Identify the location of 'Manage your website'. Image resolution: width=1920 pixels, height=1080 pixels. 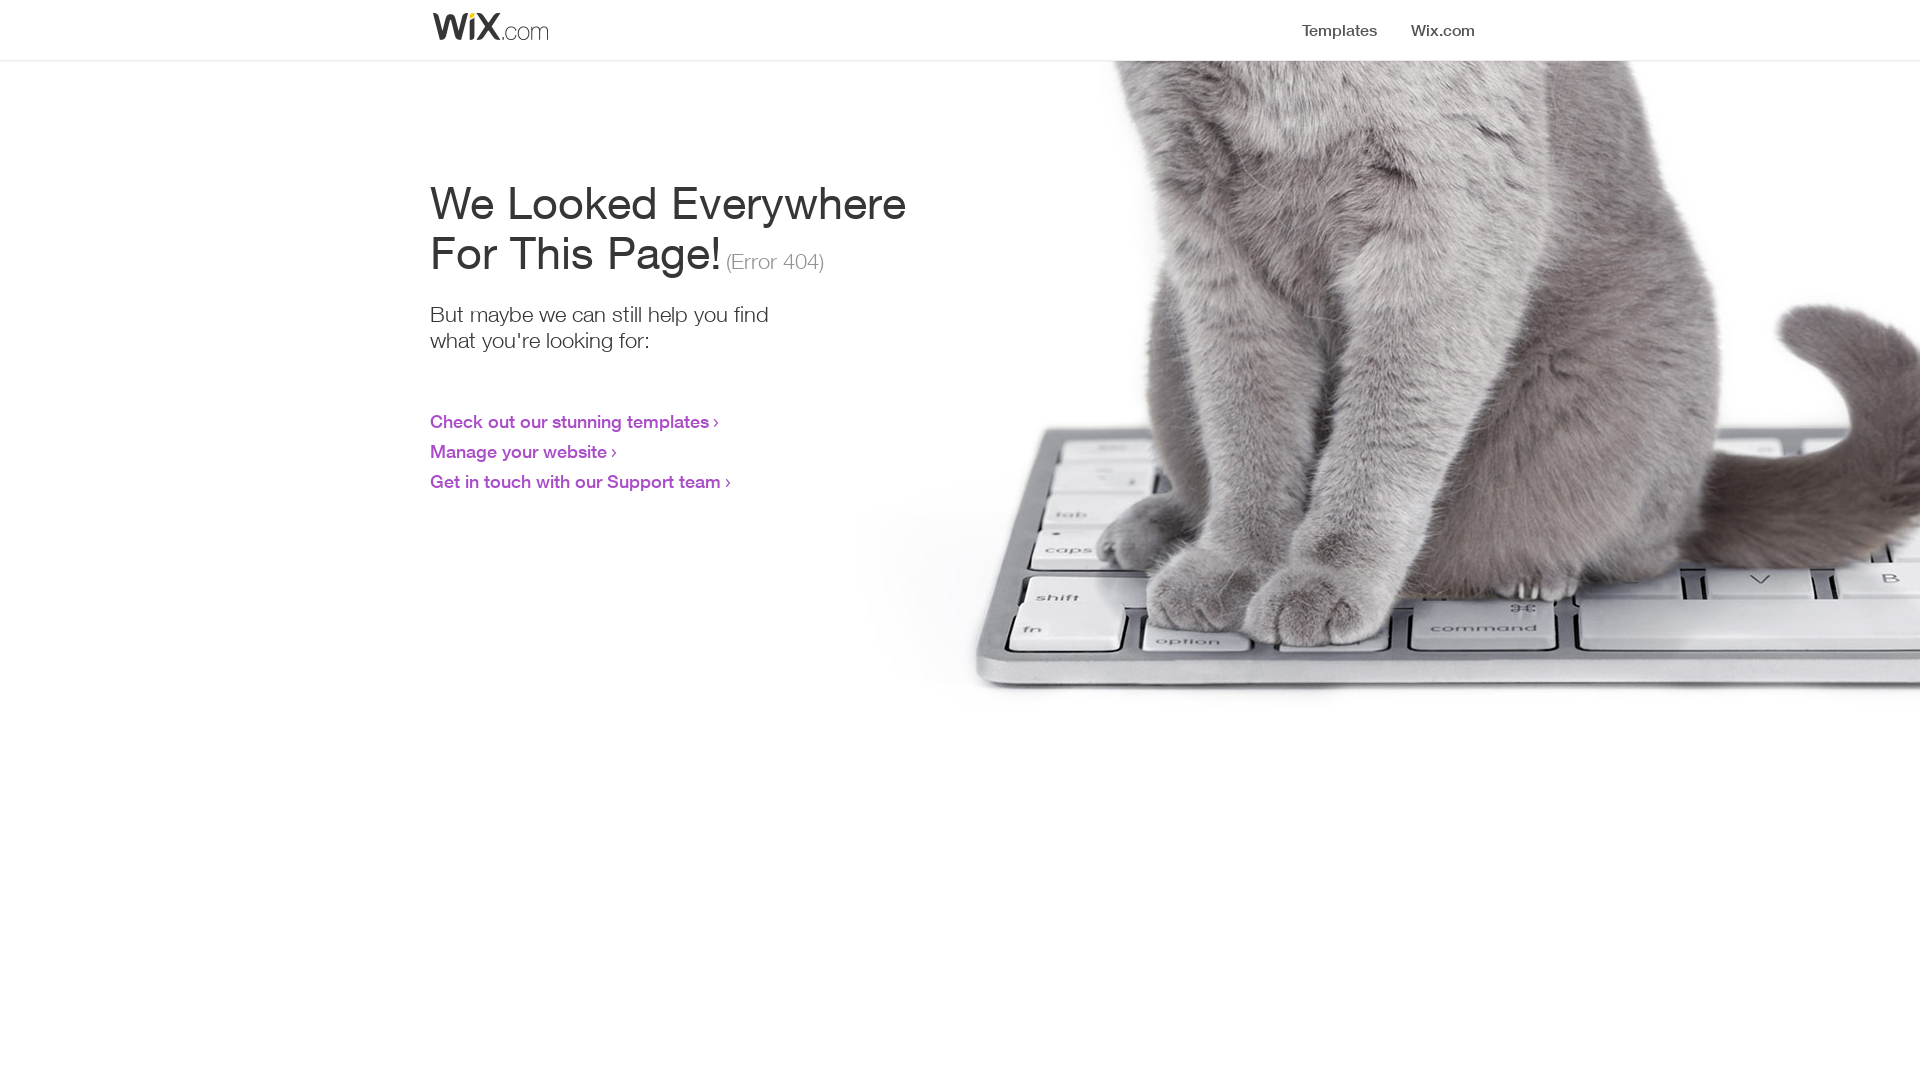
(518, 451).